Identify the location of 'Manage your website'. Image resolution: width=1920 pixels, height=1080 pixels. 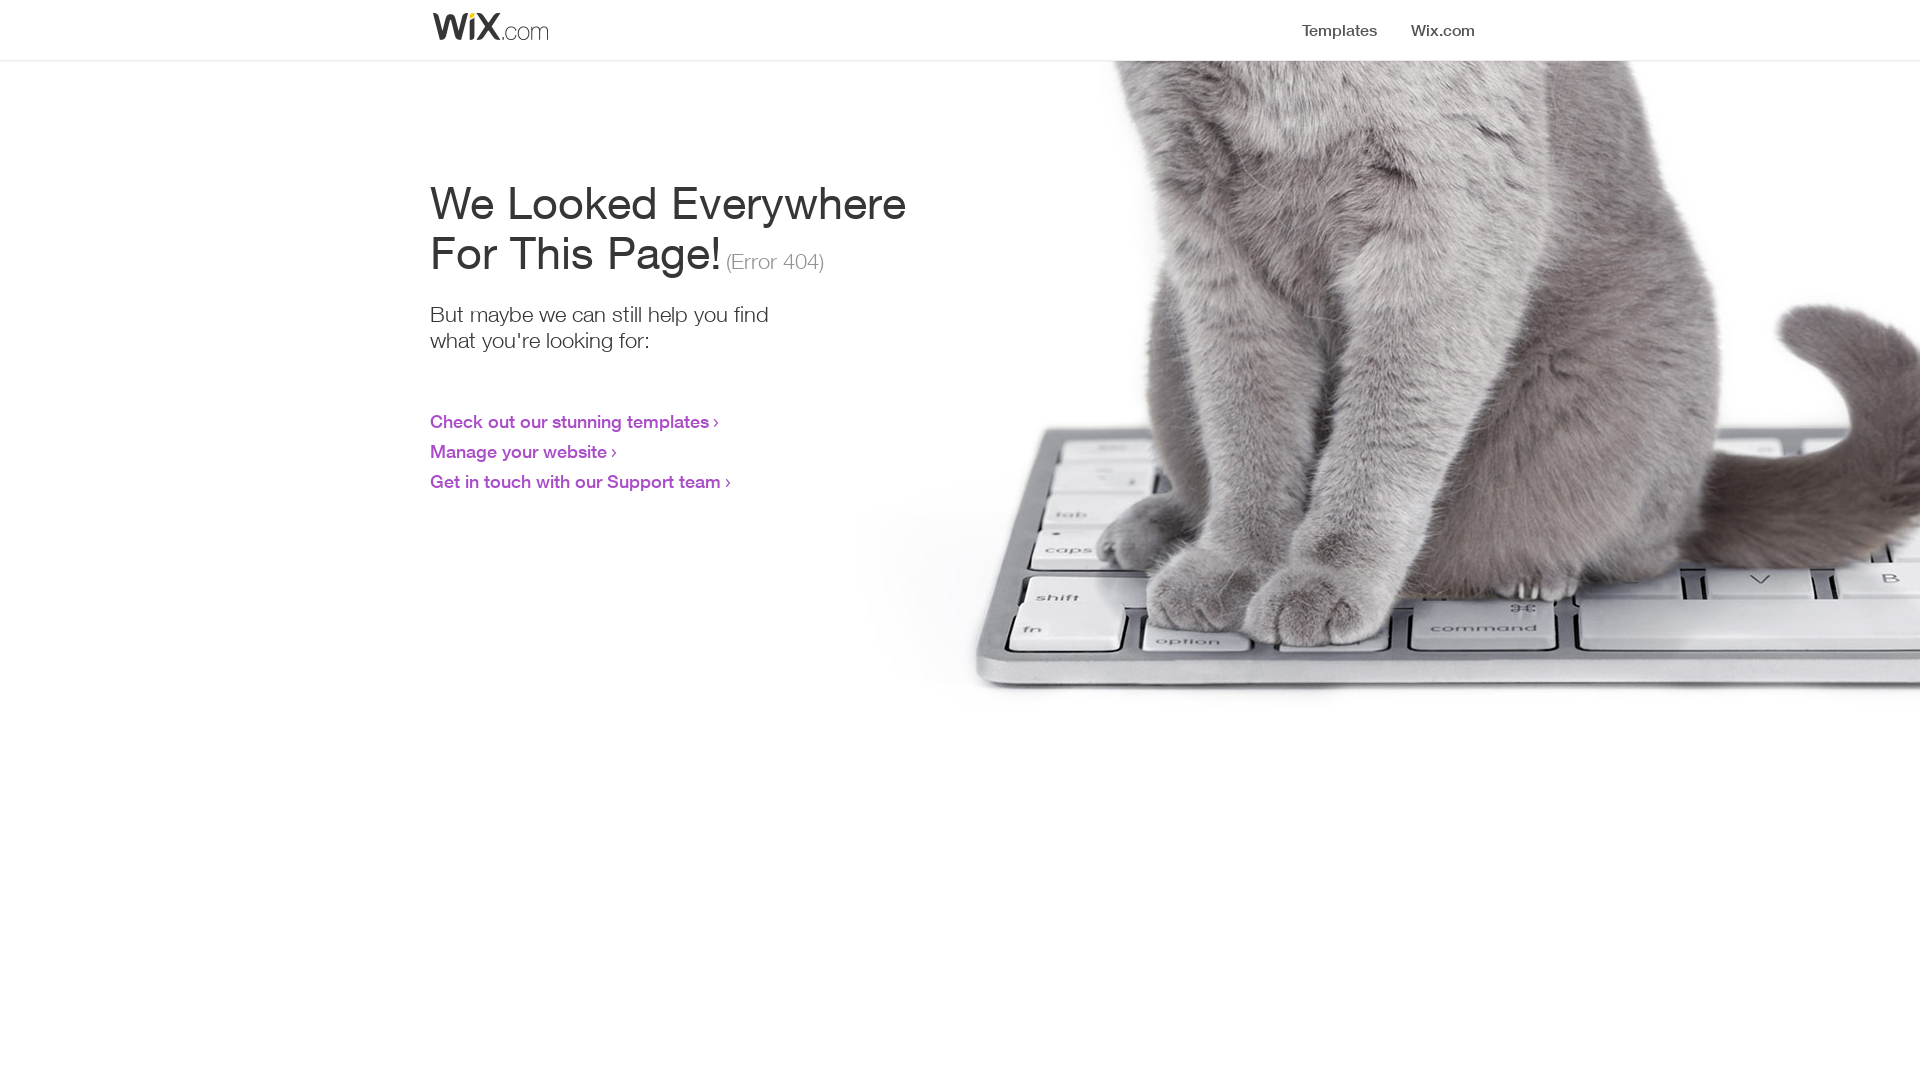
(518, 451).